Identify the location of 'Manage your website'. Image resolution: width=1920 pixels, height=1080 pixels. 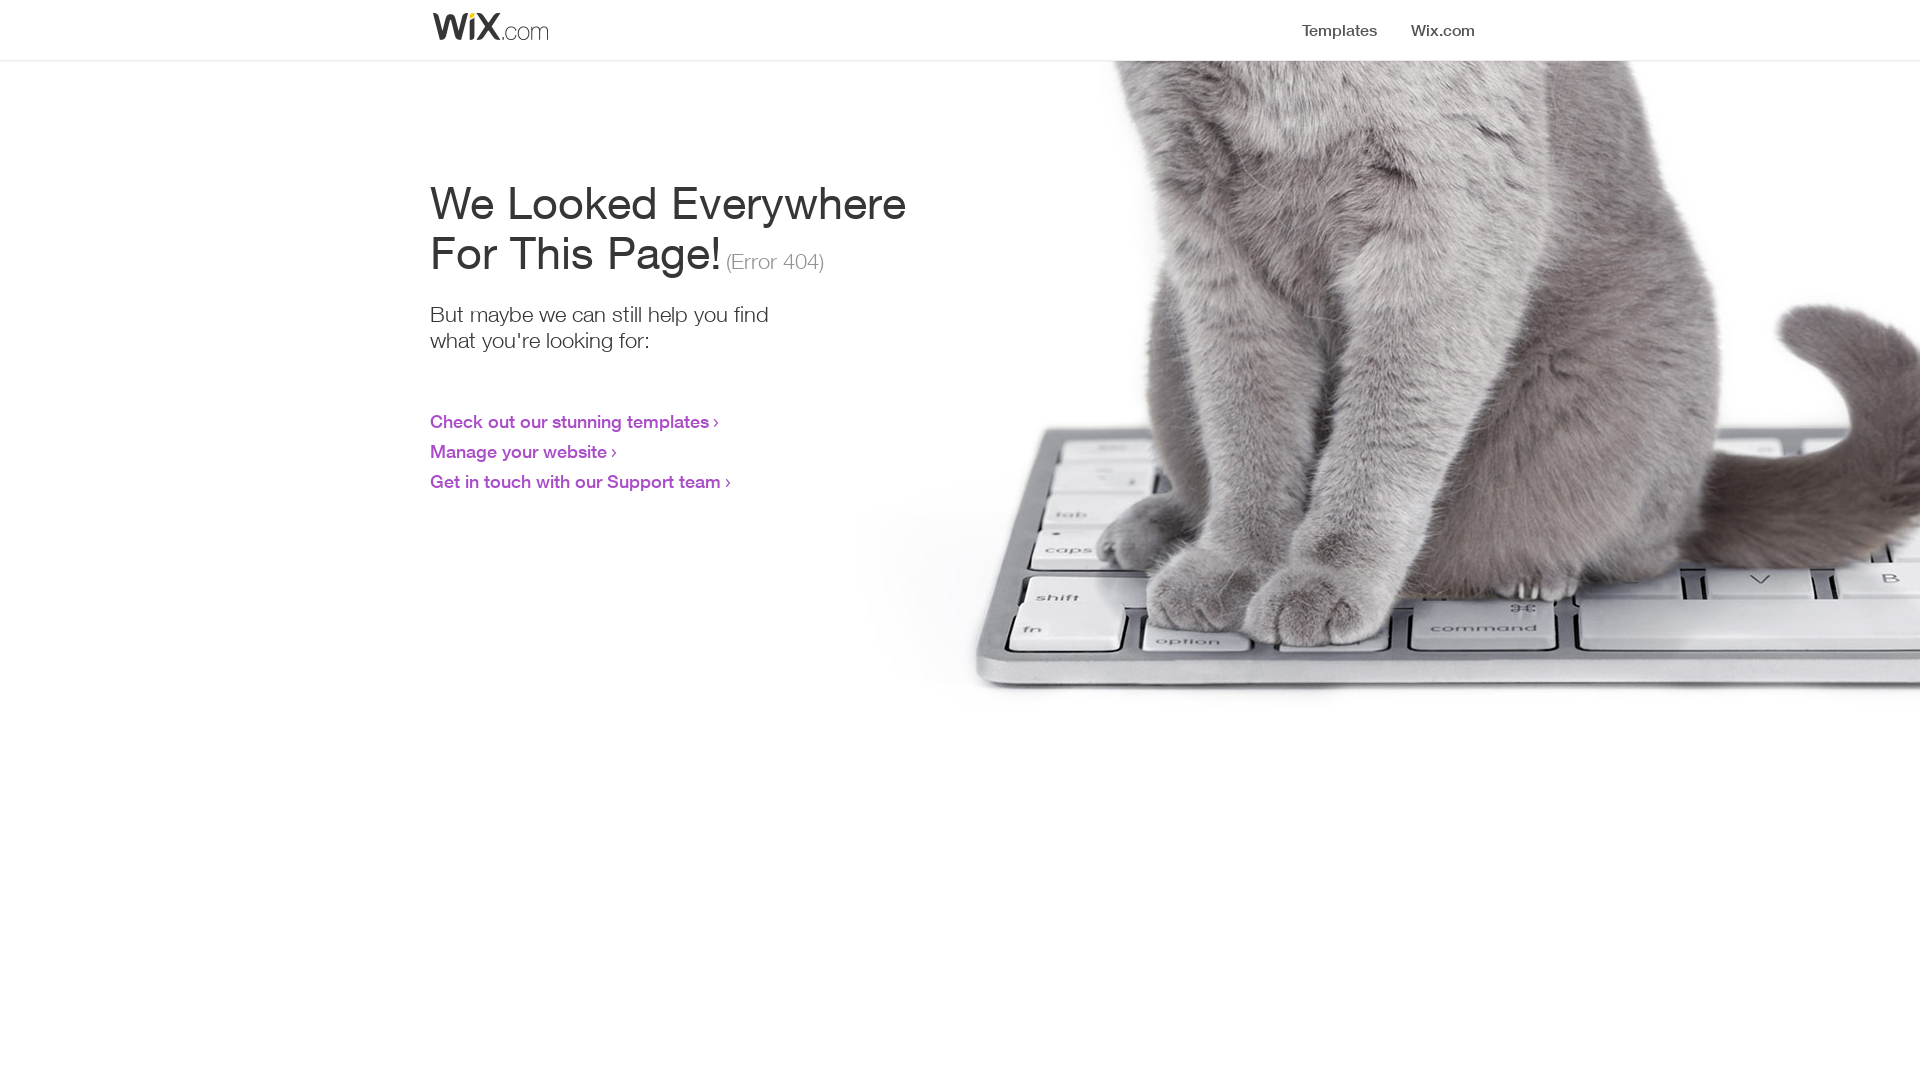
(518, 451).